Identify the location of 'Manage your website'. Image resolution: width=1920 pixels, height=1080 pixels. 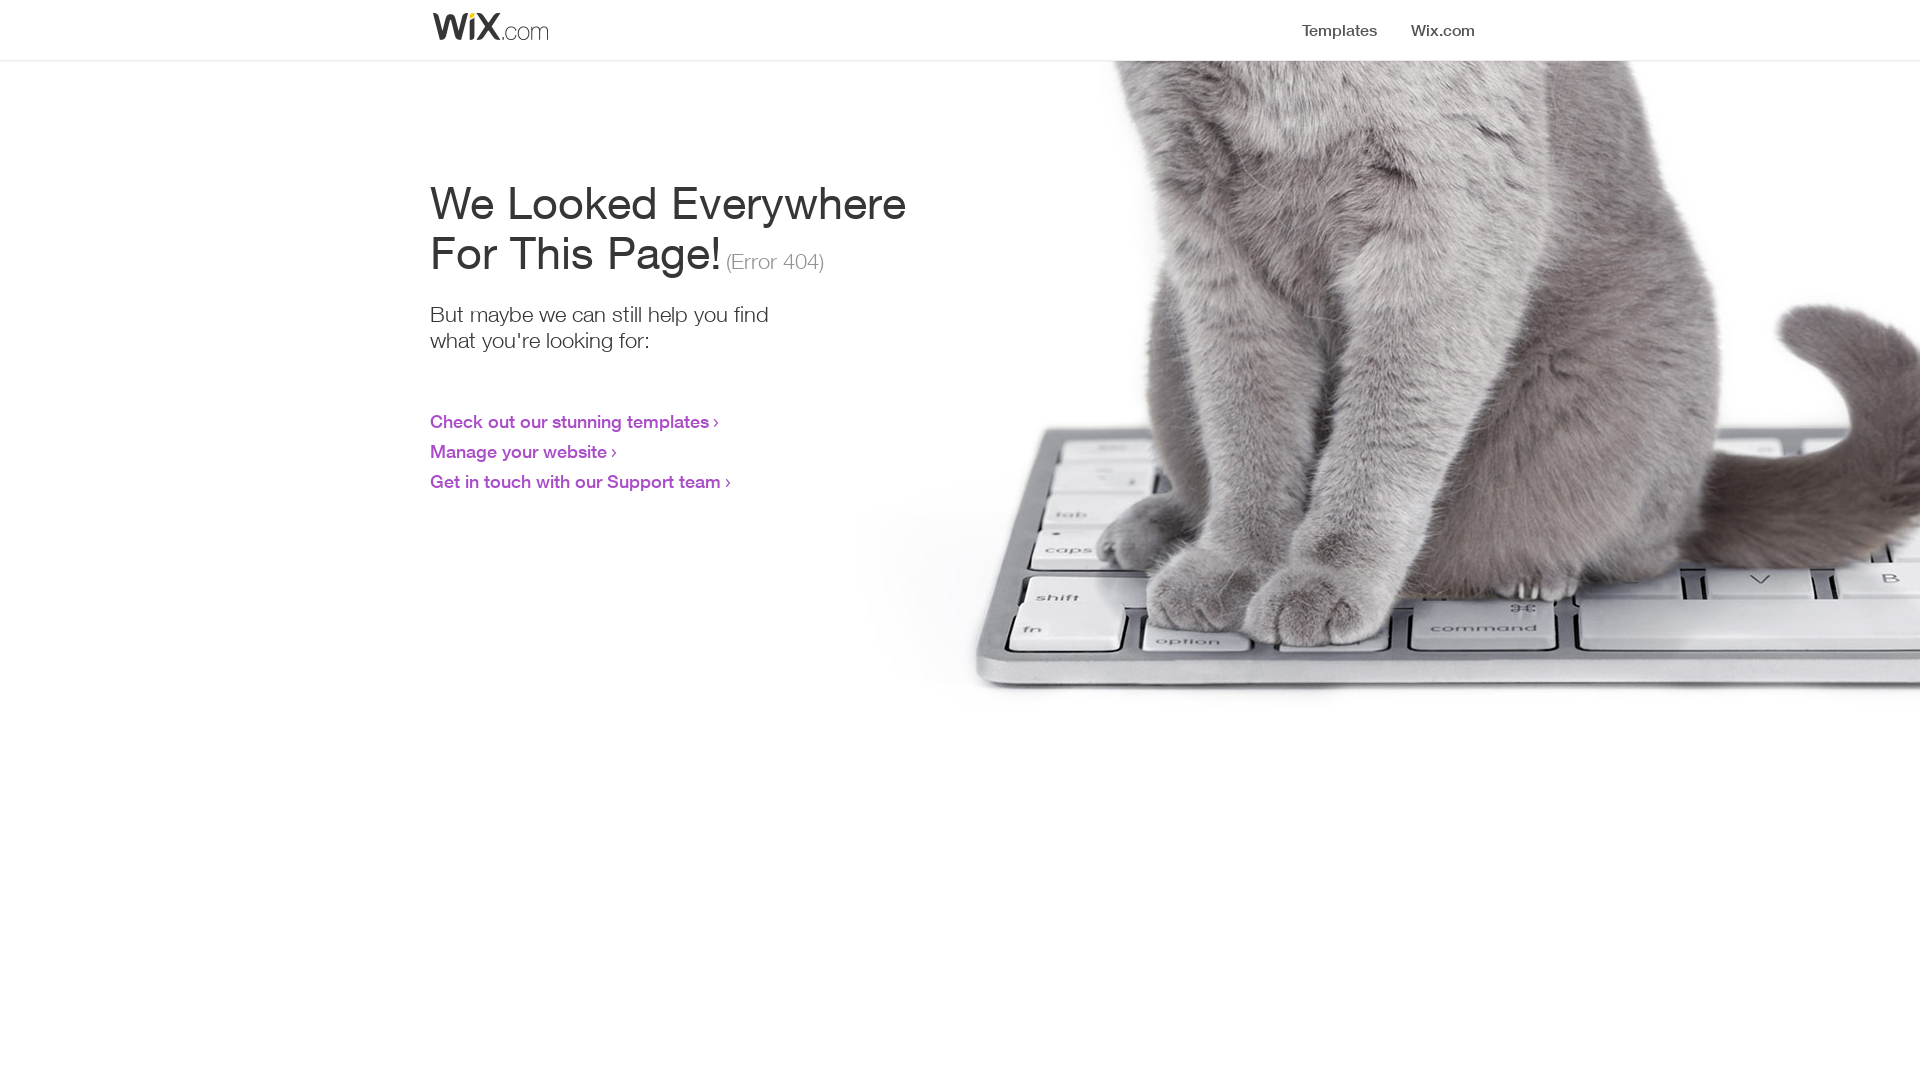
(518, 451).